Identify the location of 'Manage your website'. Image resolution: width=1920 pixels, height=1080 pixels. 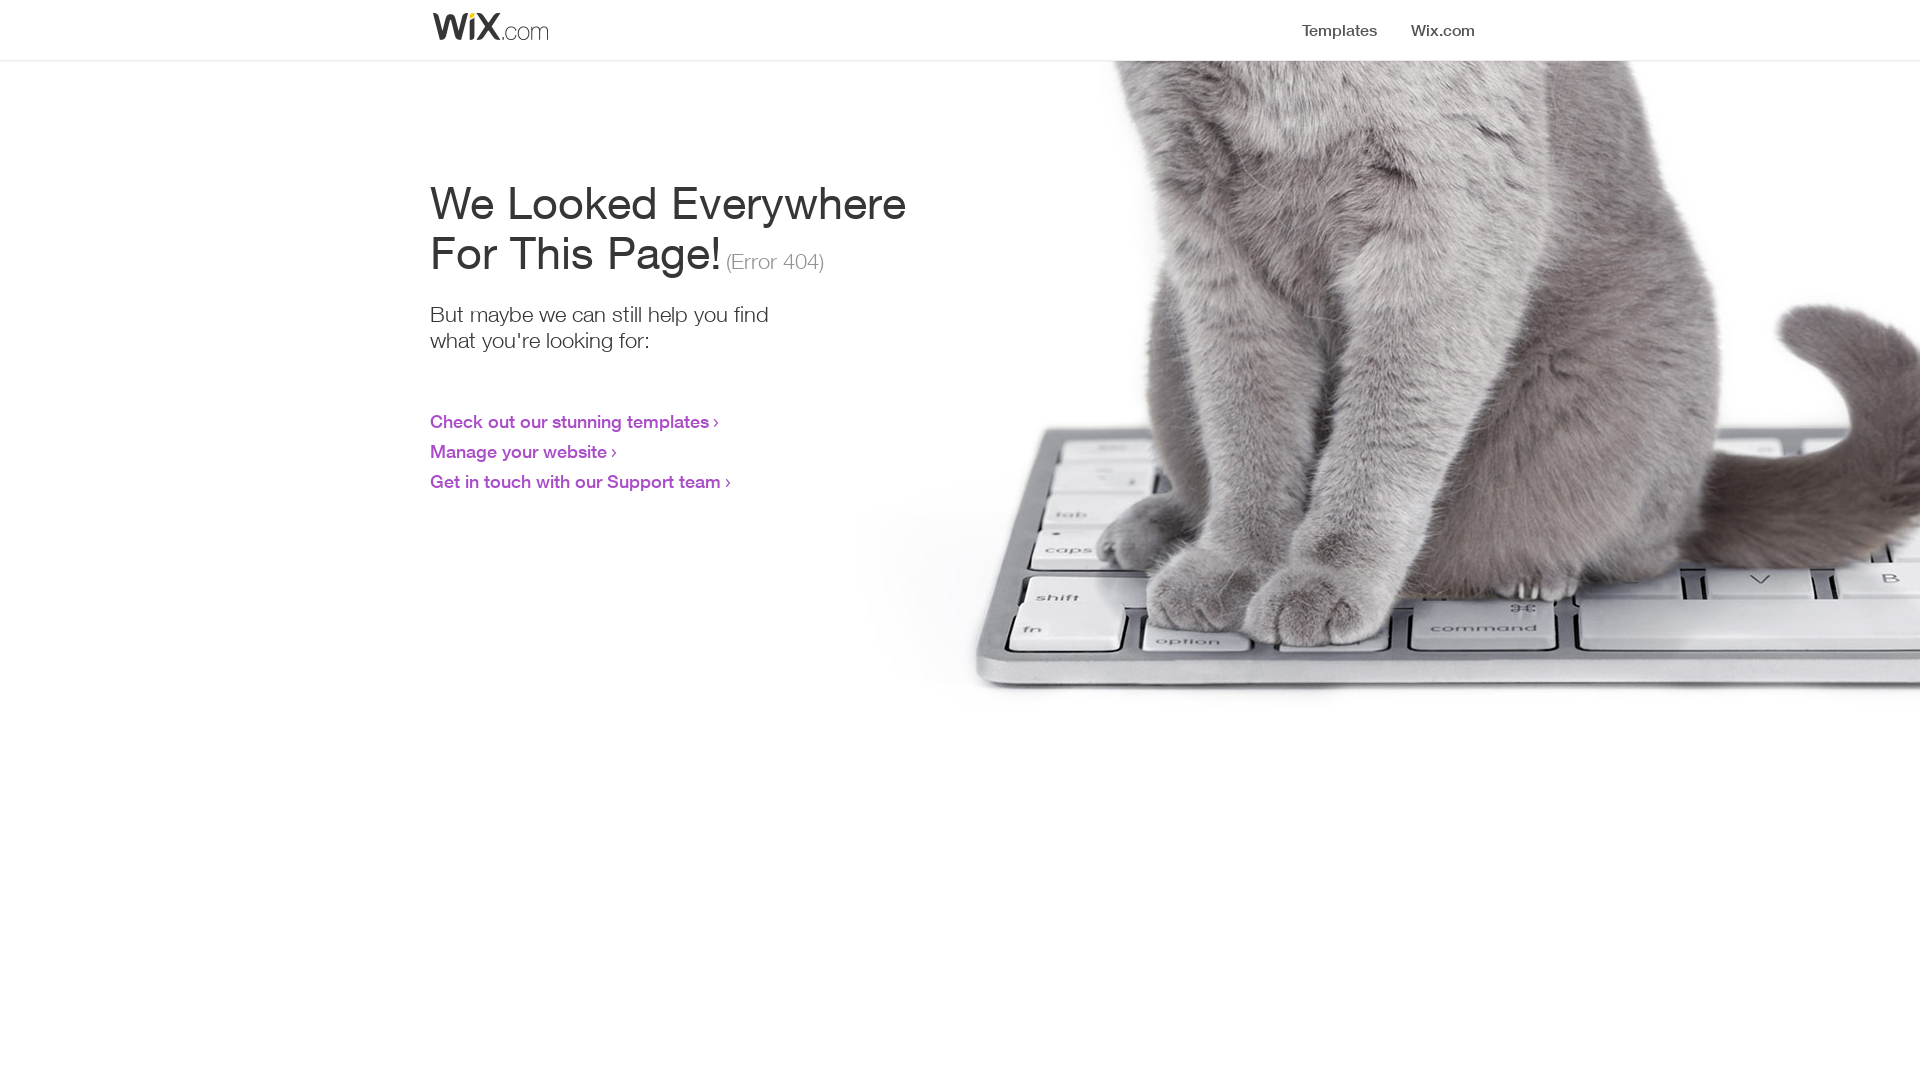
(518, 451).